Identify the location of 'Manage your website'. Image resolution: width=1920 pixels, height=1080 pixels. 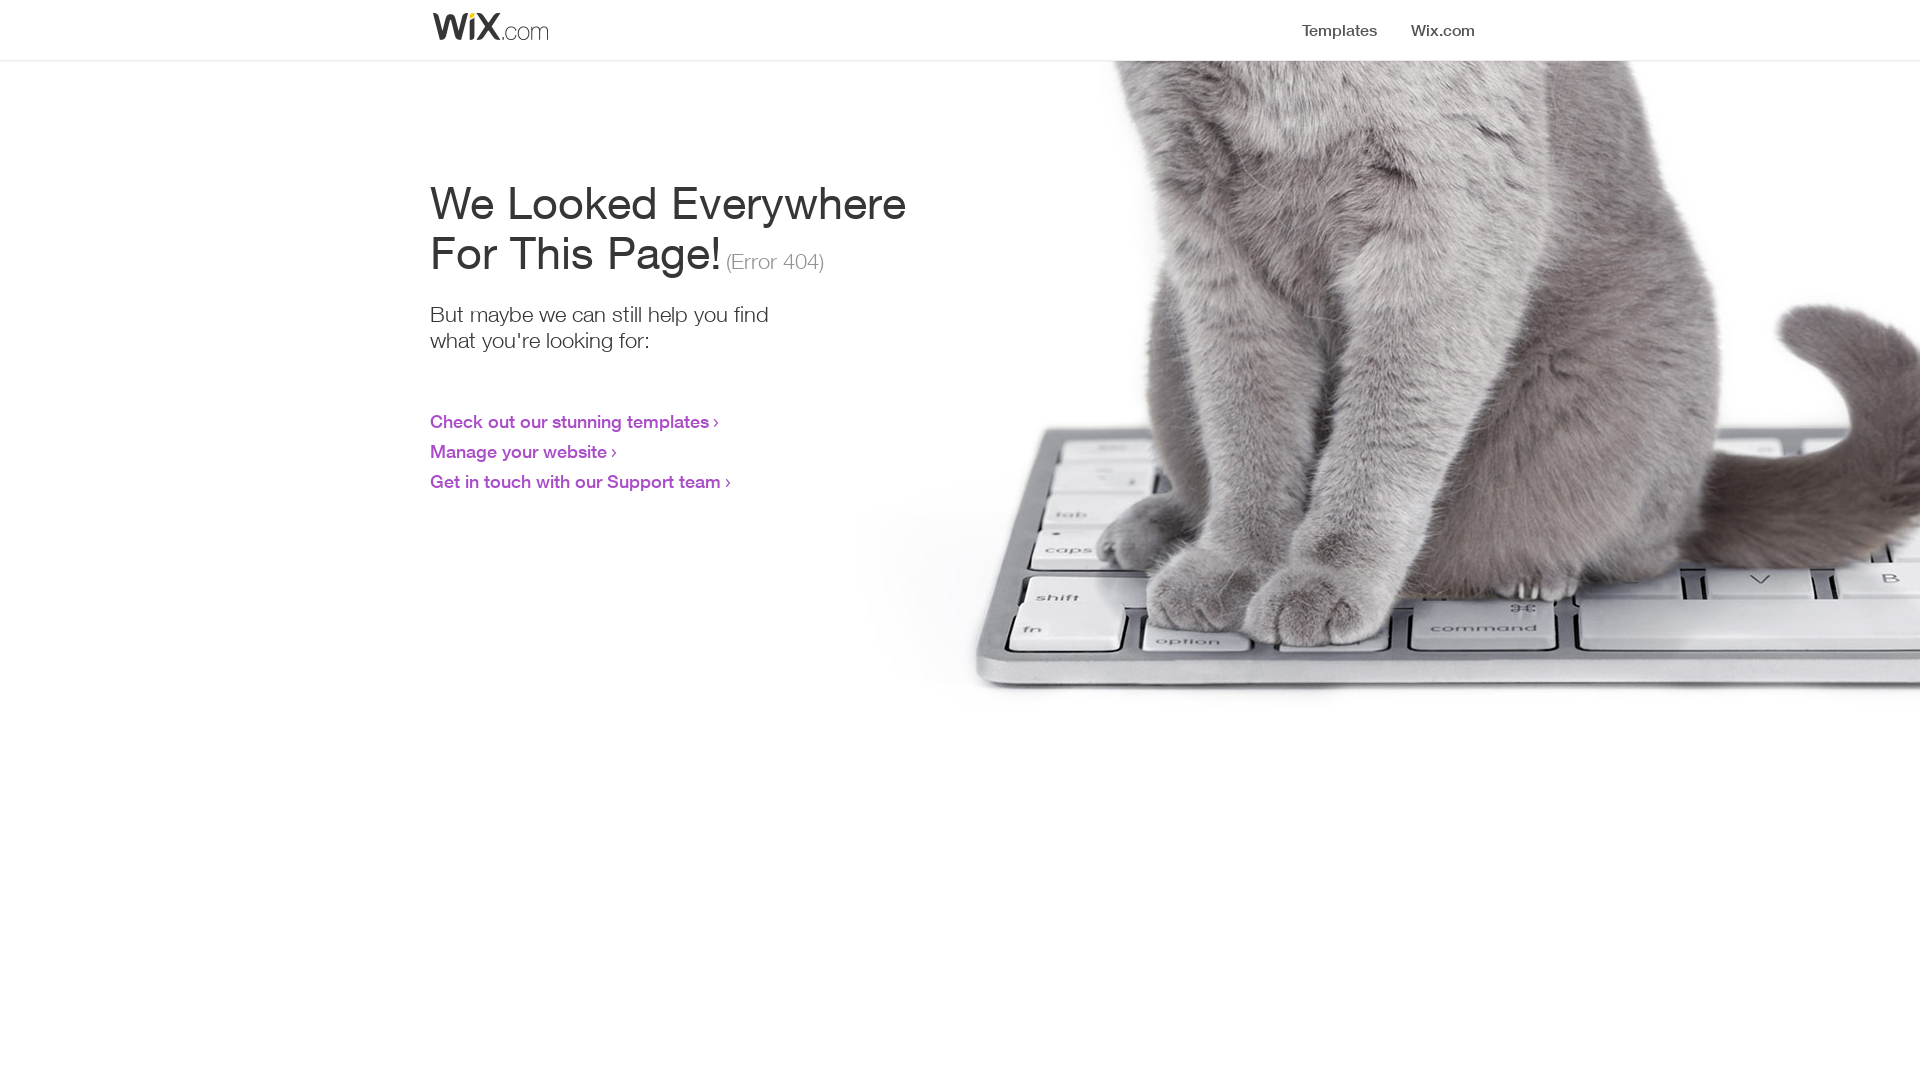
(518, 451).